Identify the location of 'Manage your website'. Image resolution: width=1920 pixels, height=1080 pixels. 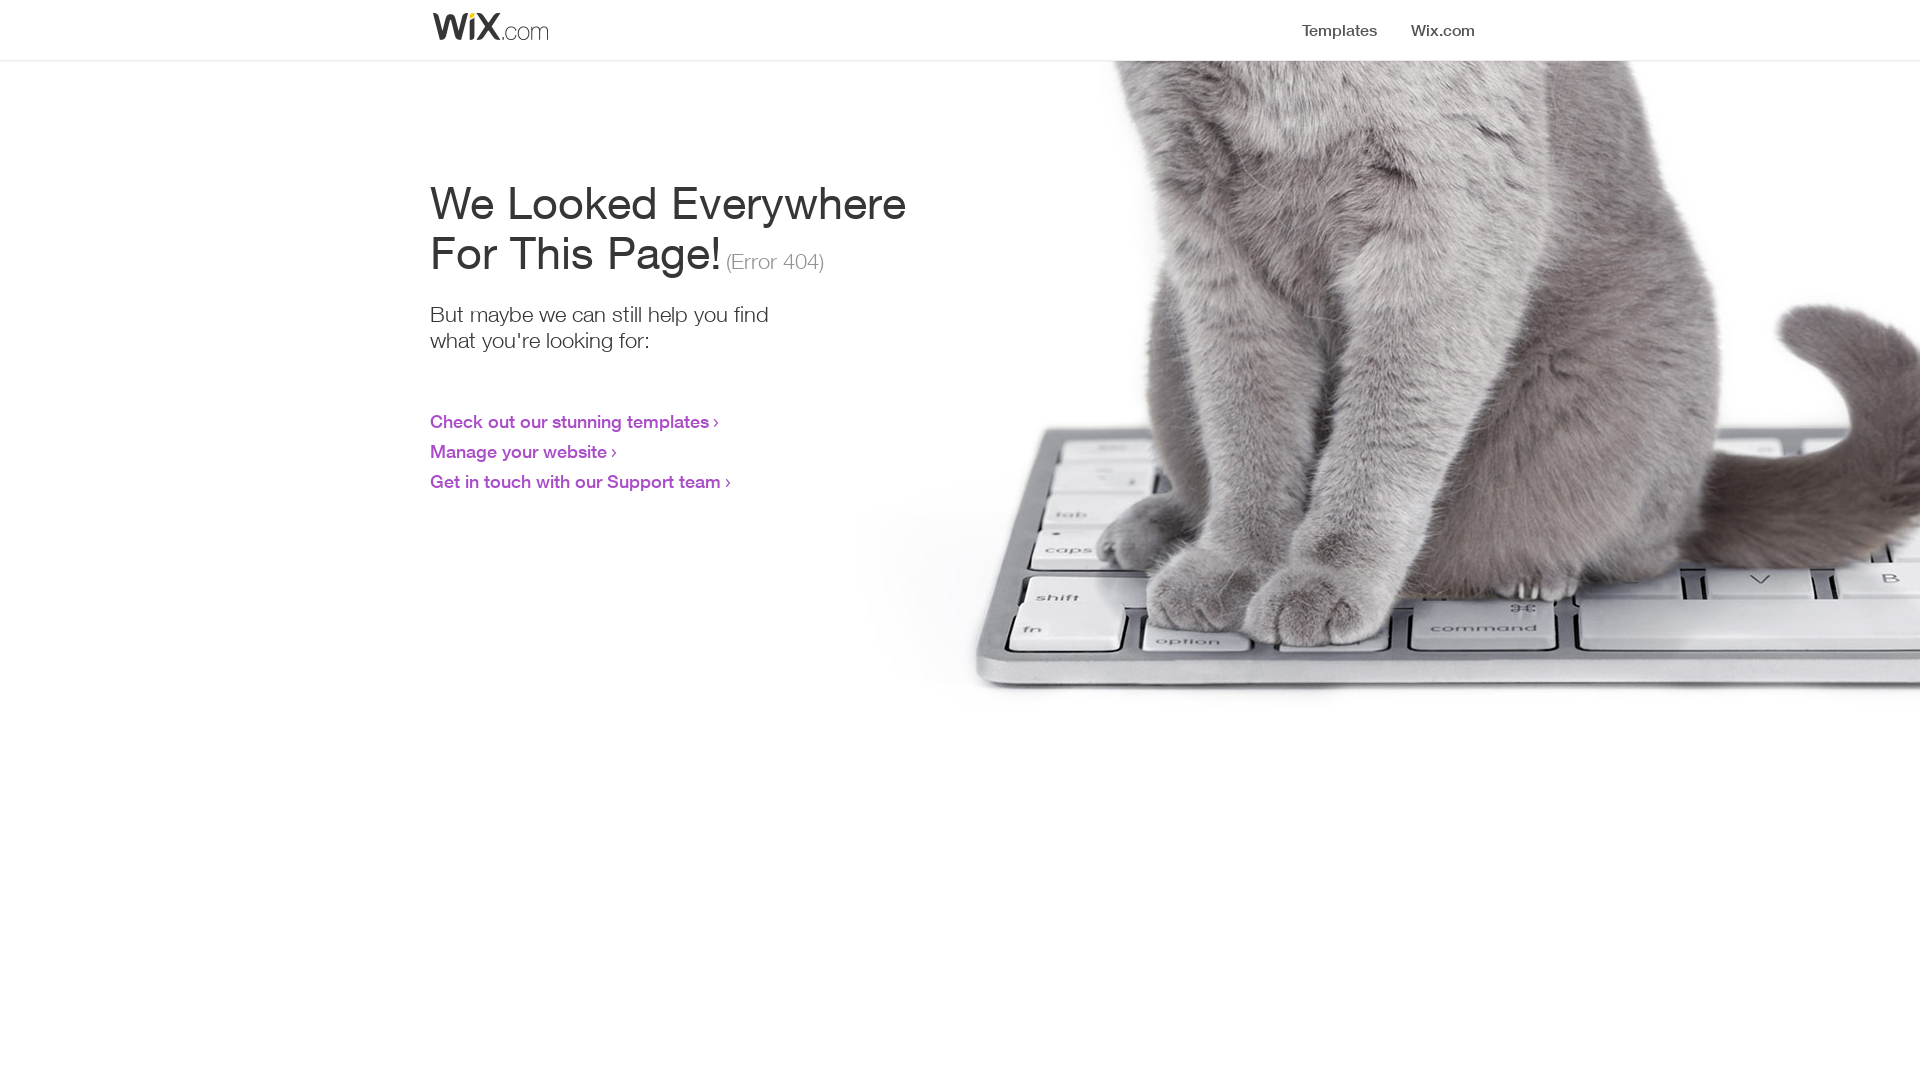
(518, 451).